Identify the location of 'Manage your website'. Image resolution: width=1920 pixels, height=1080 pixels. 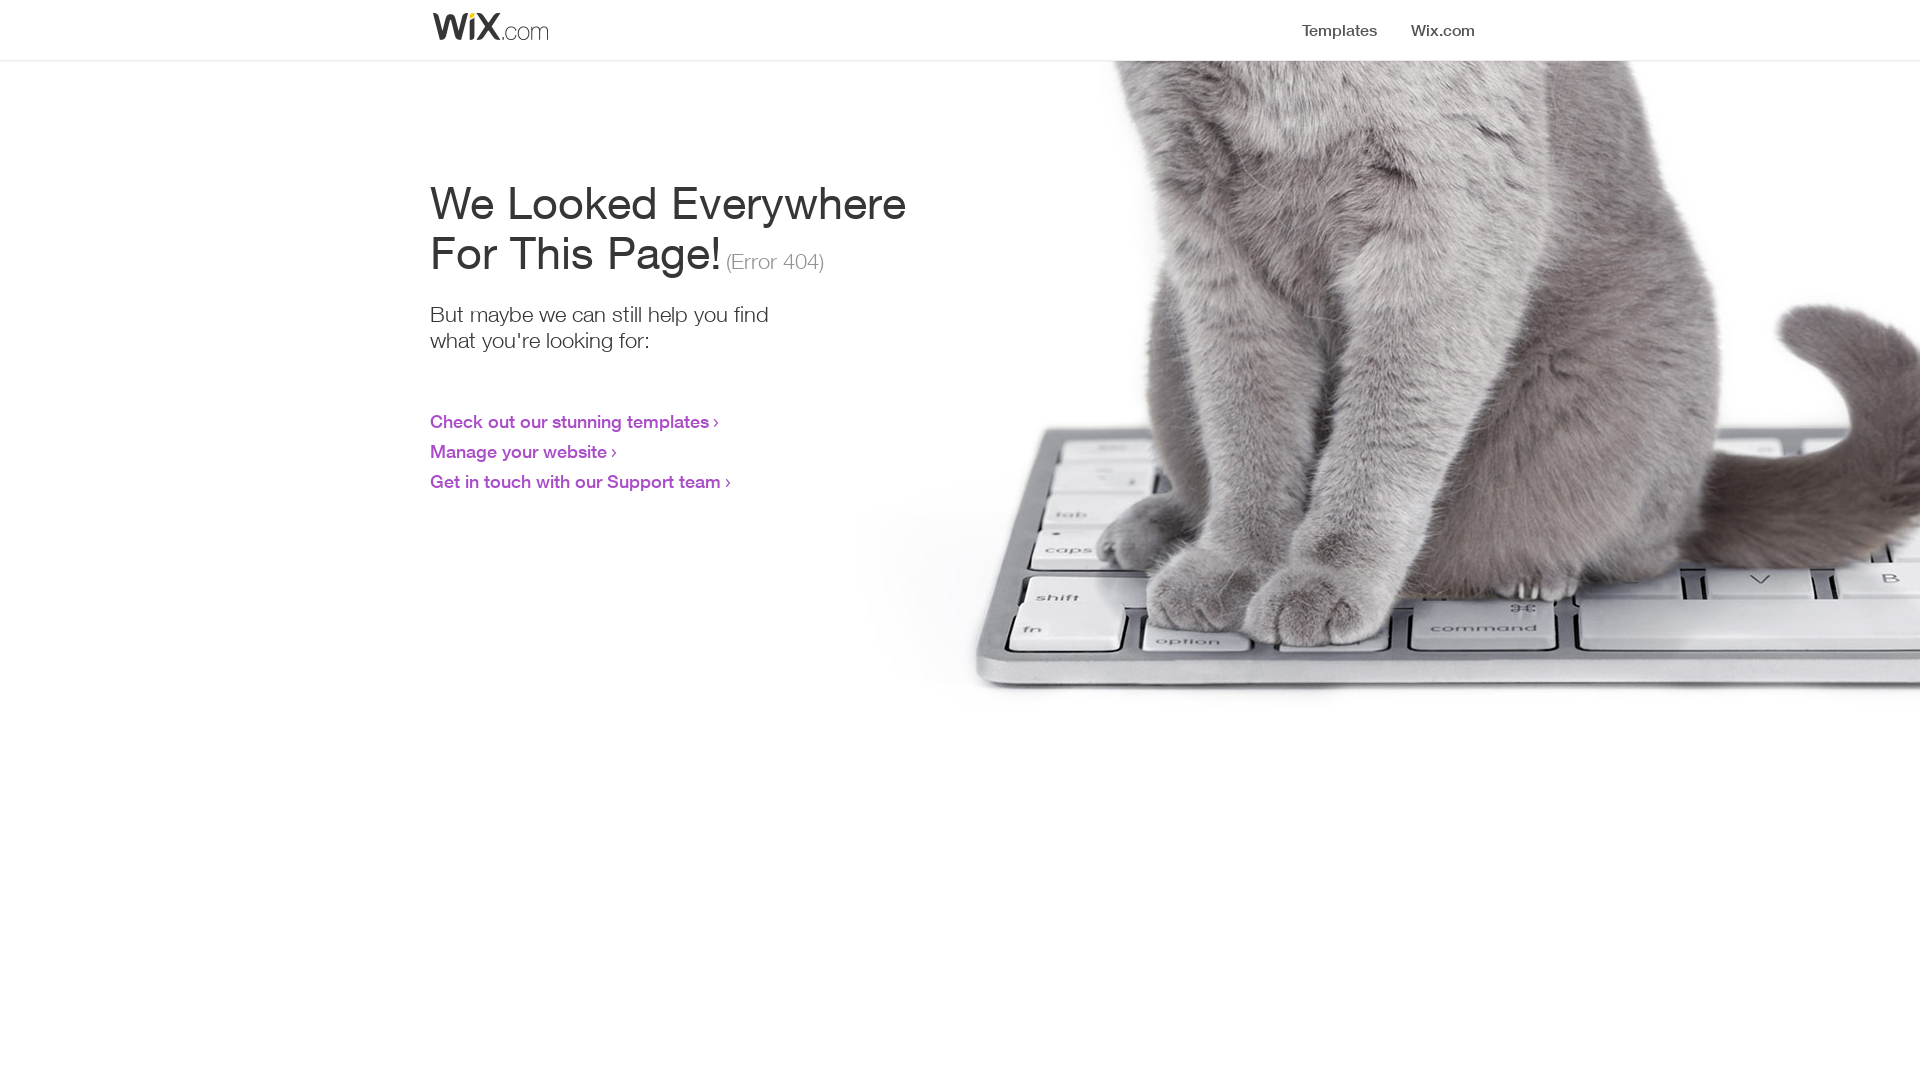
(518, 451).